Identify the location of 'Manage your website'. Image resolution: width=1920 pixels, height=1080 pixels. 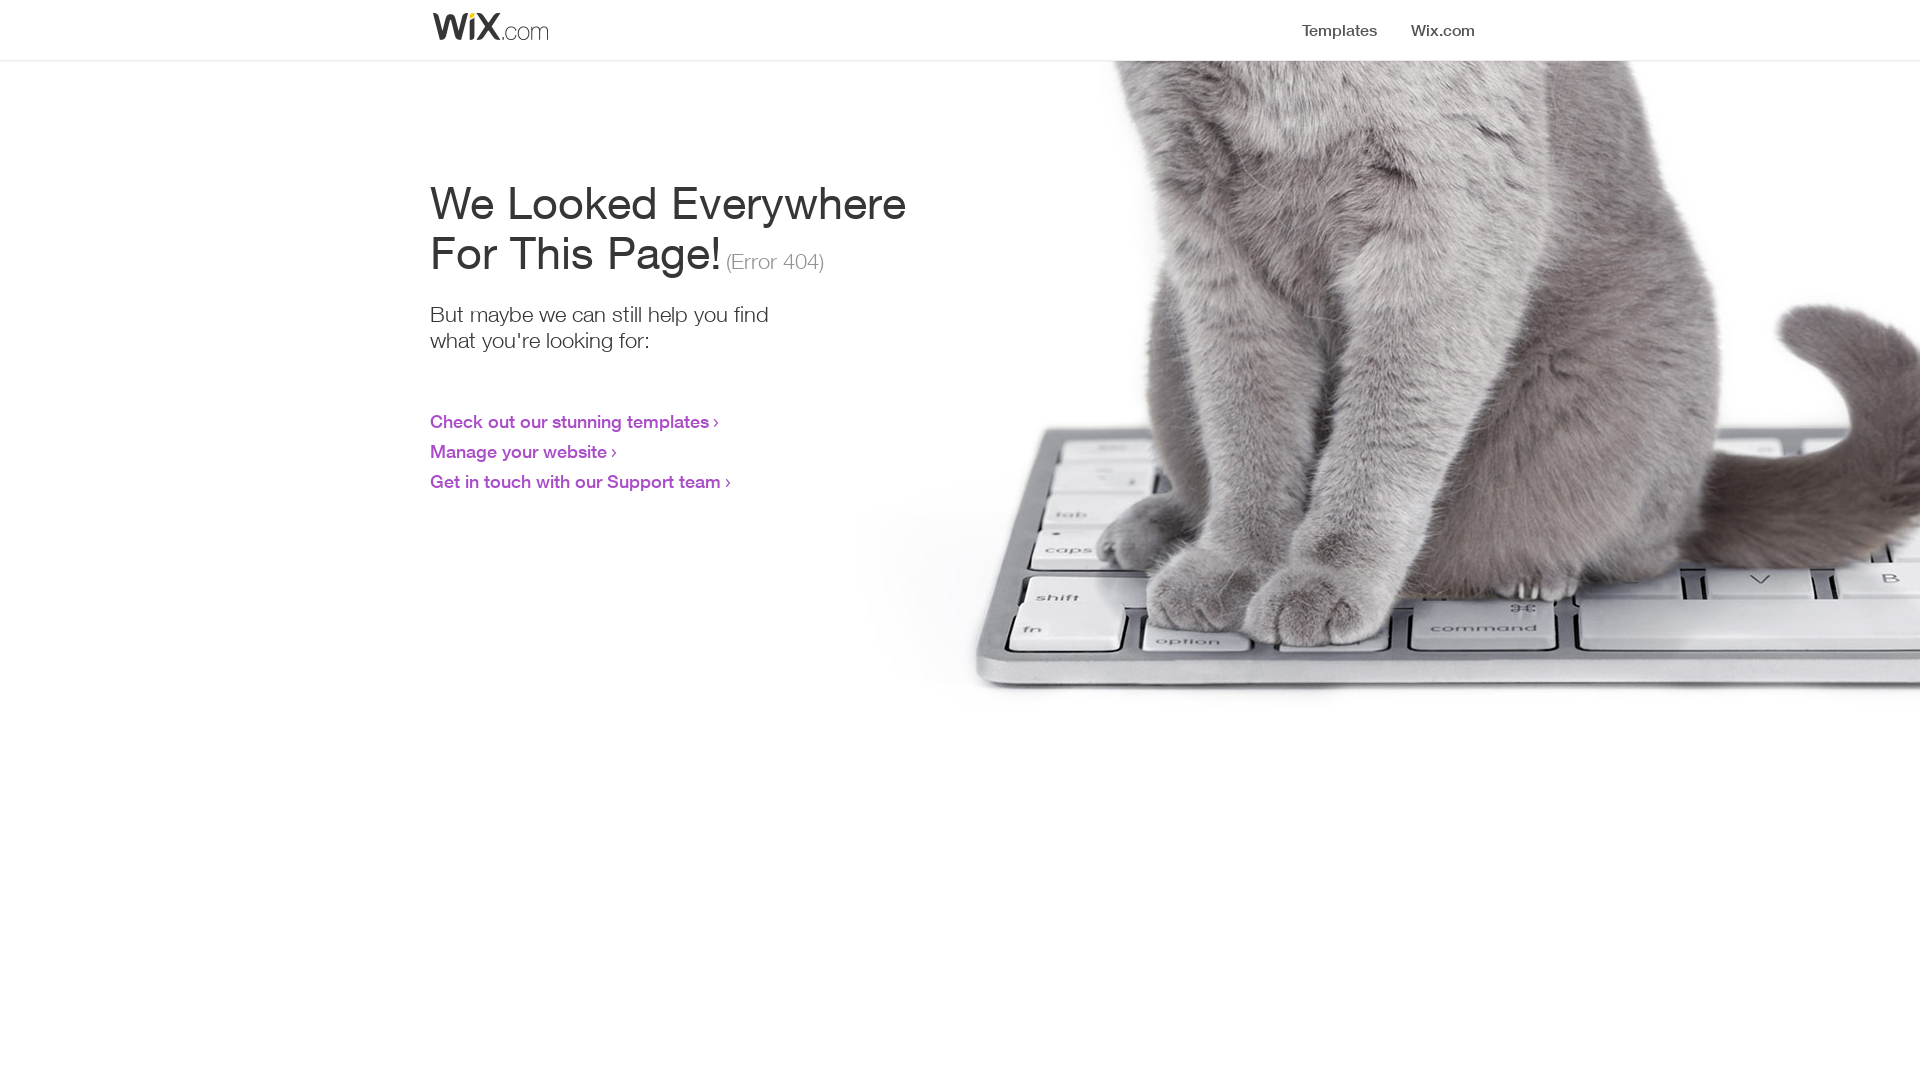
(518, 451).